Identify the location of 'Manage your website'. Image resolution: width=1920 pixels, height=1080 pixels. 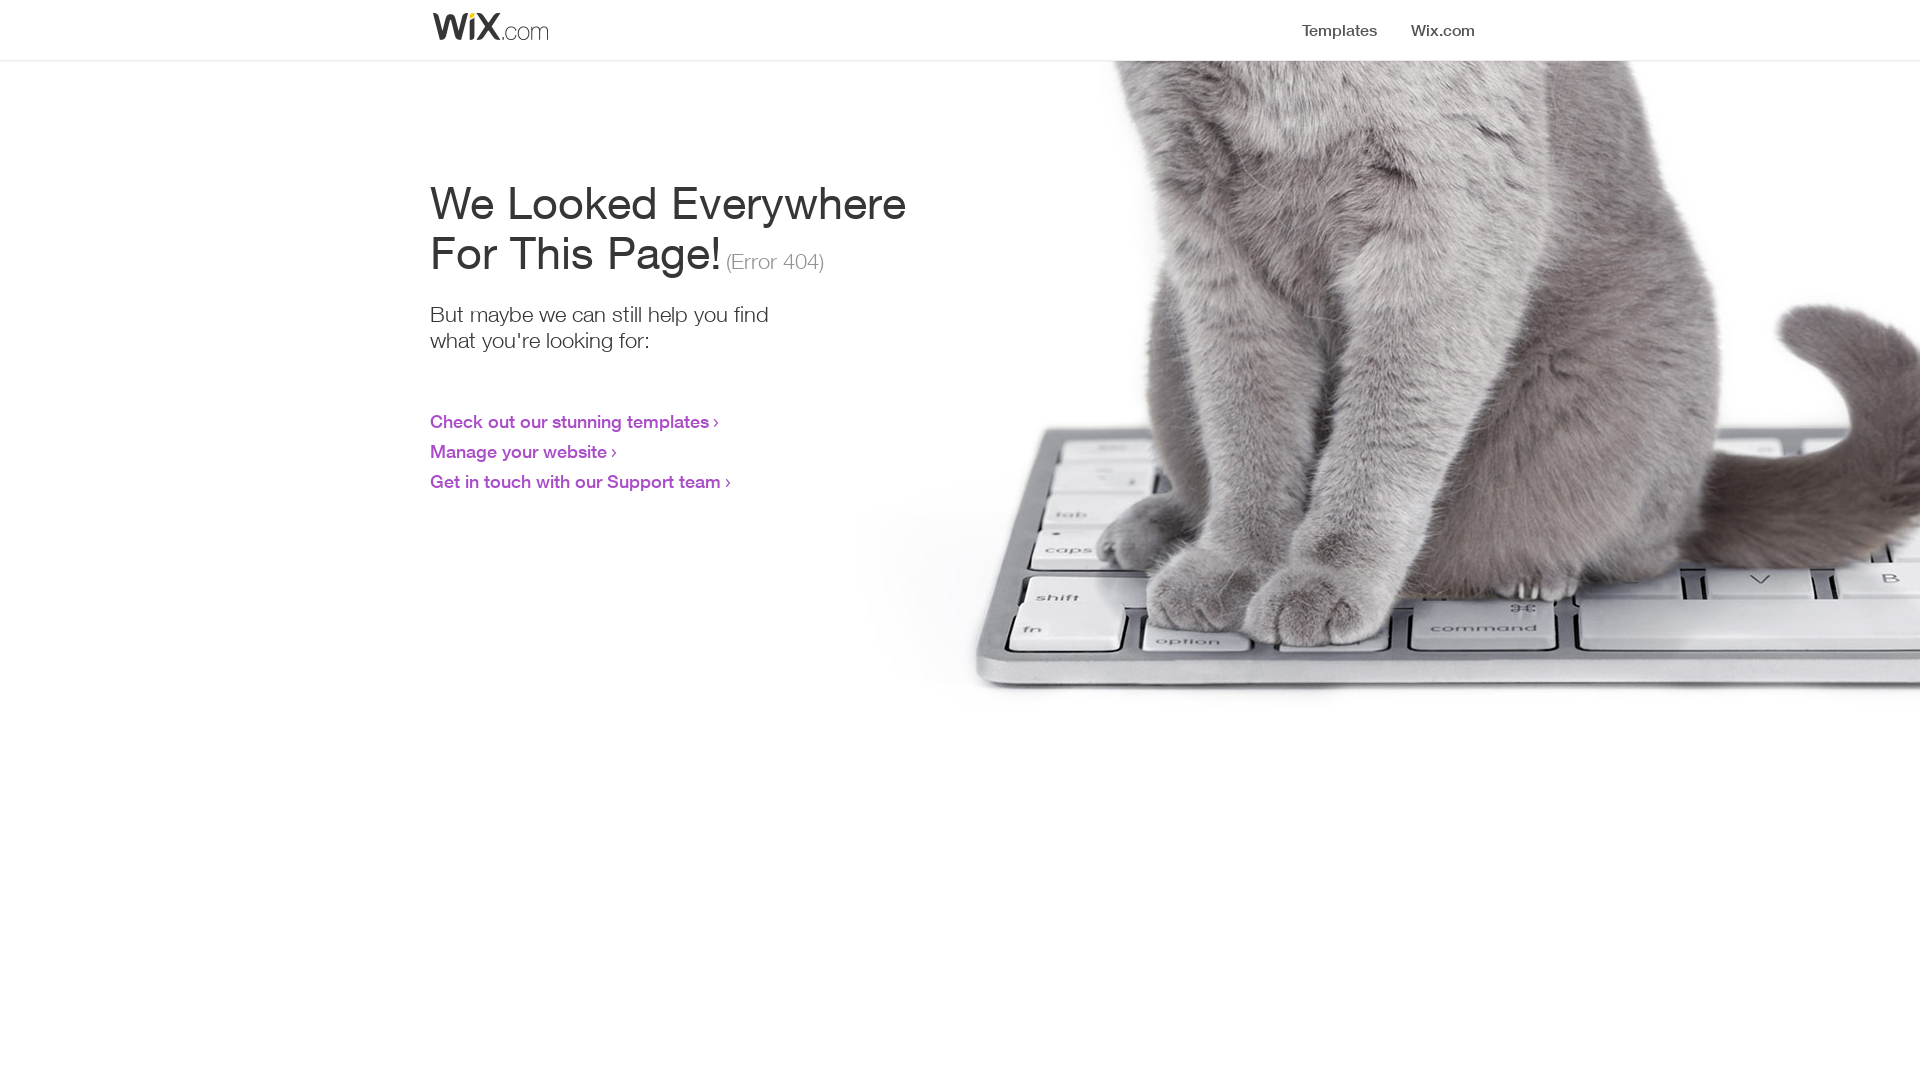
(518, 451).